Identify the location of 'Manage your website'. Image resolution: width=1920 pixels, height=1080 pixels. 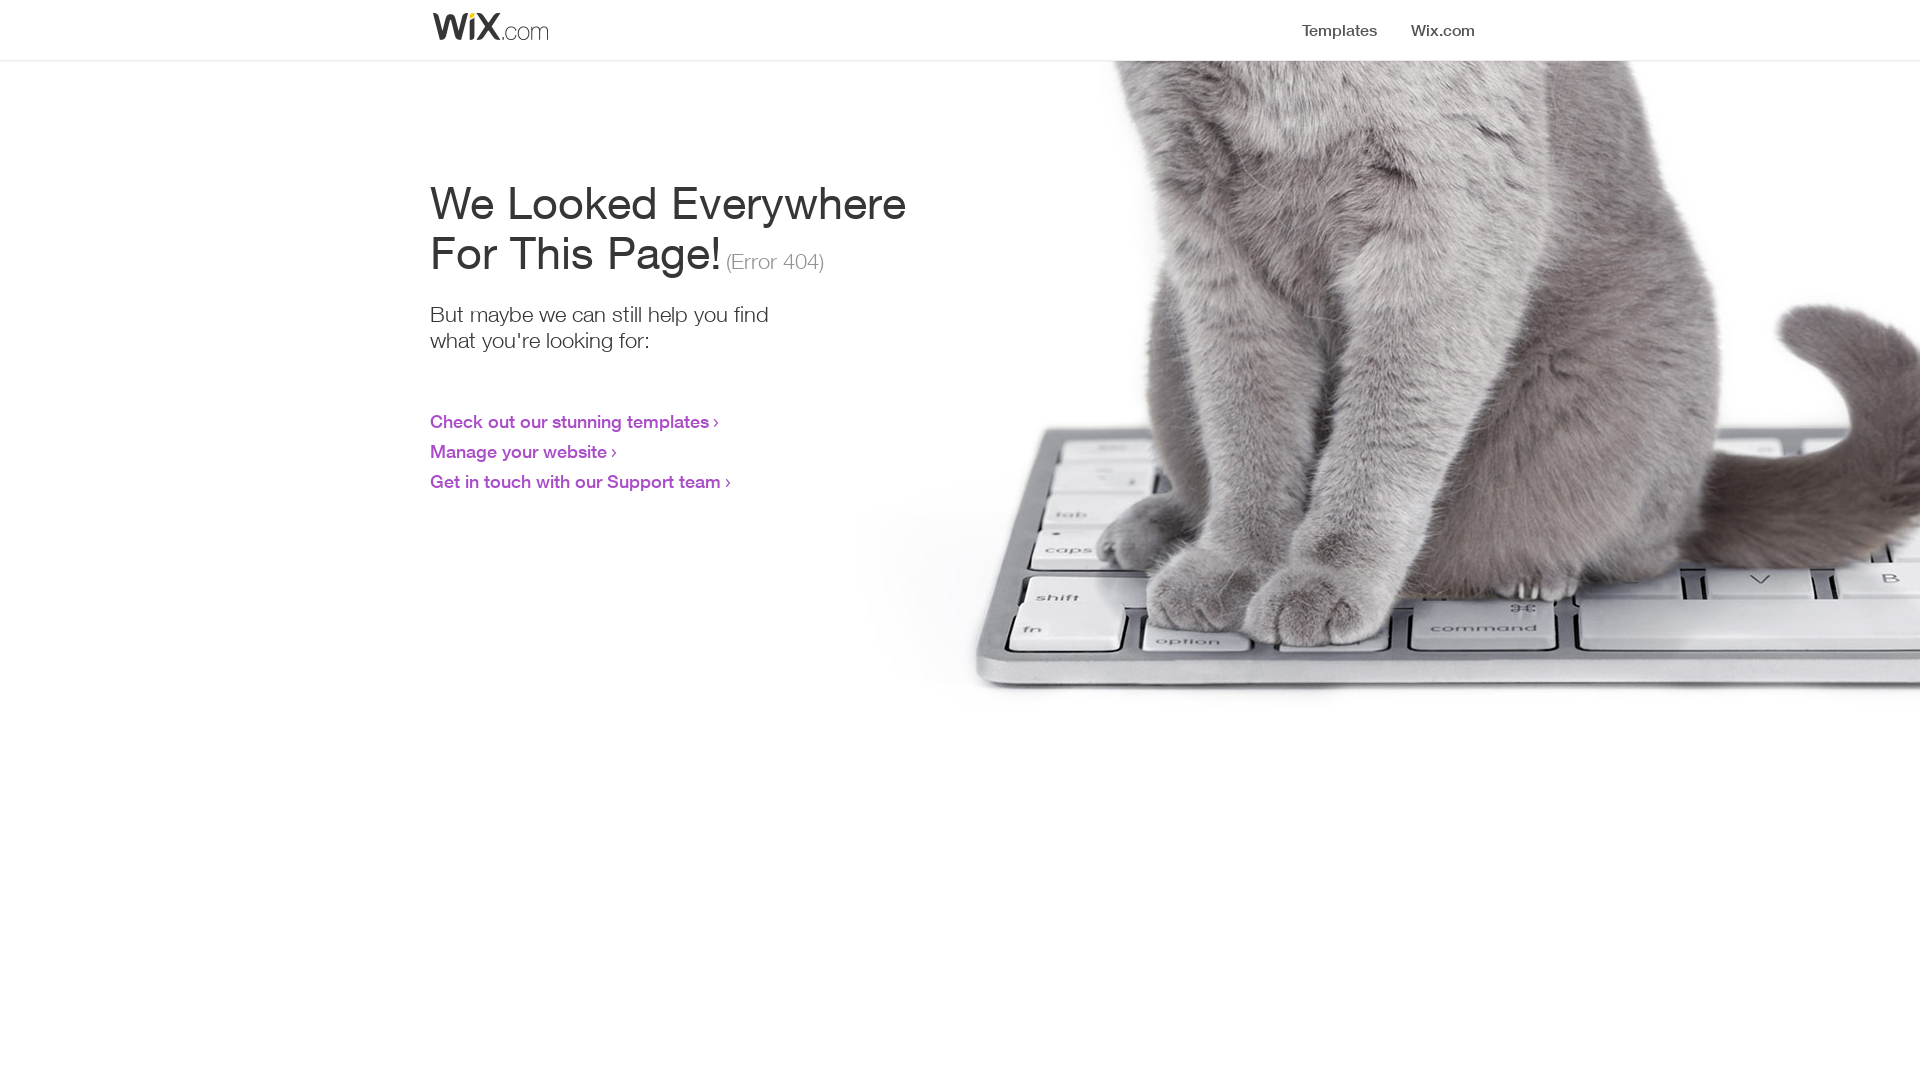
(518, 451).